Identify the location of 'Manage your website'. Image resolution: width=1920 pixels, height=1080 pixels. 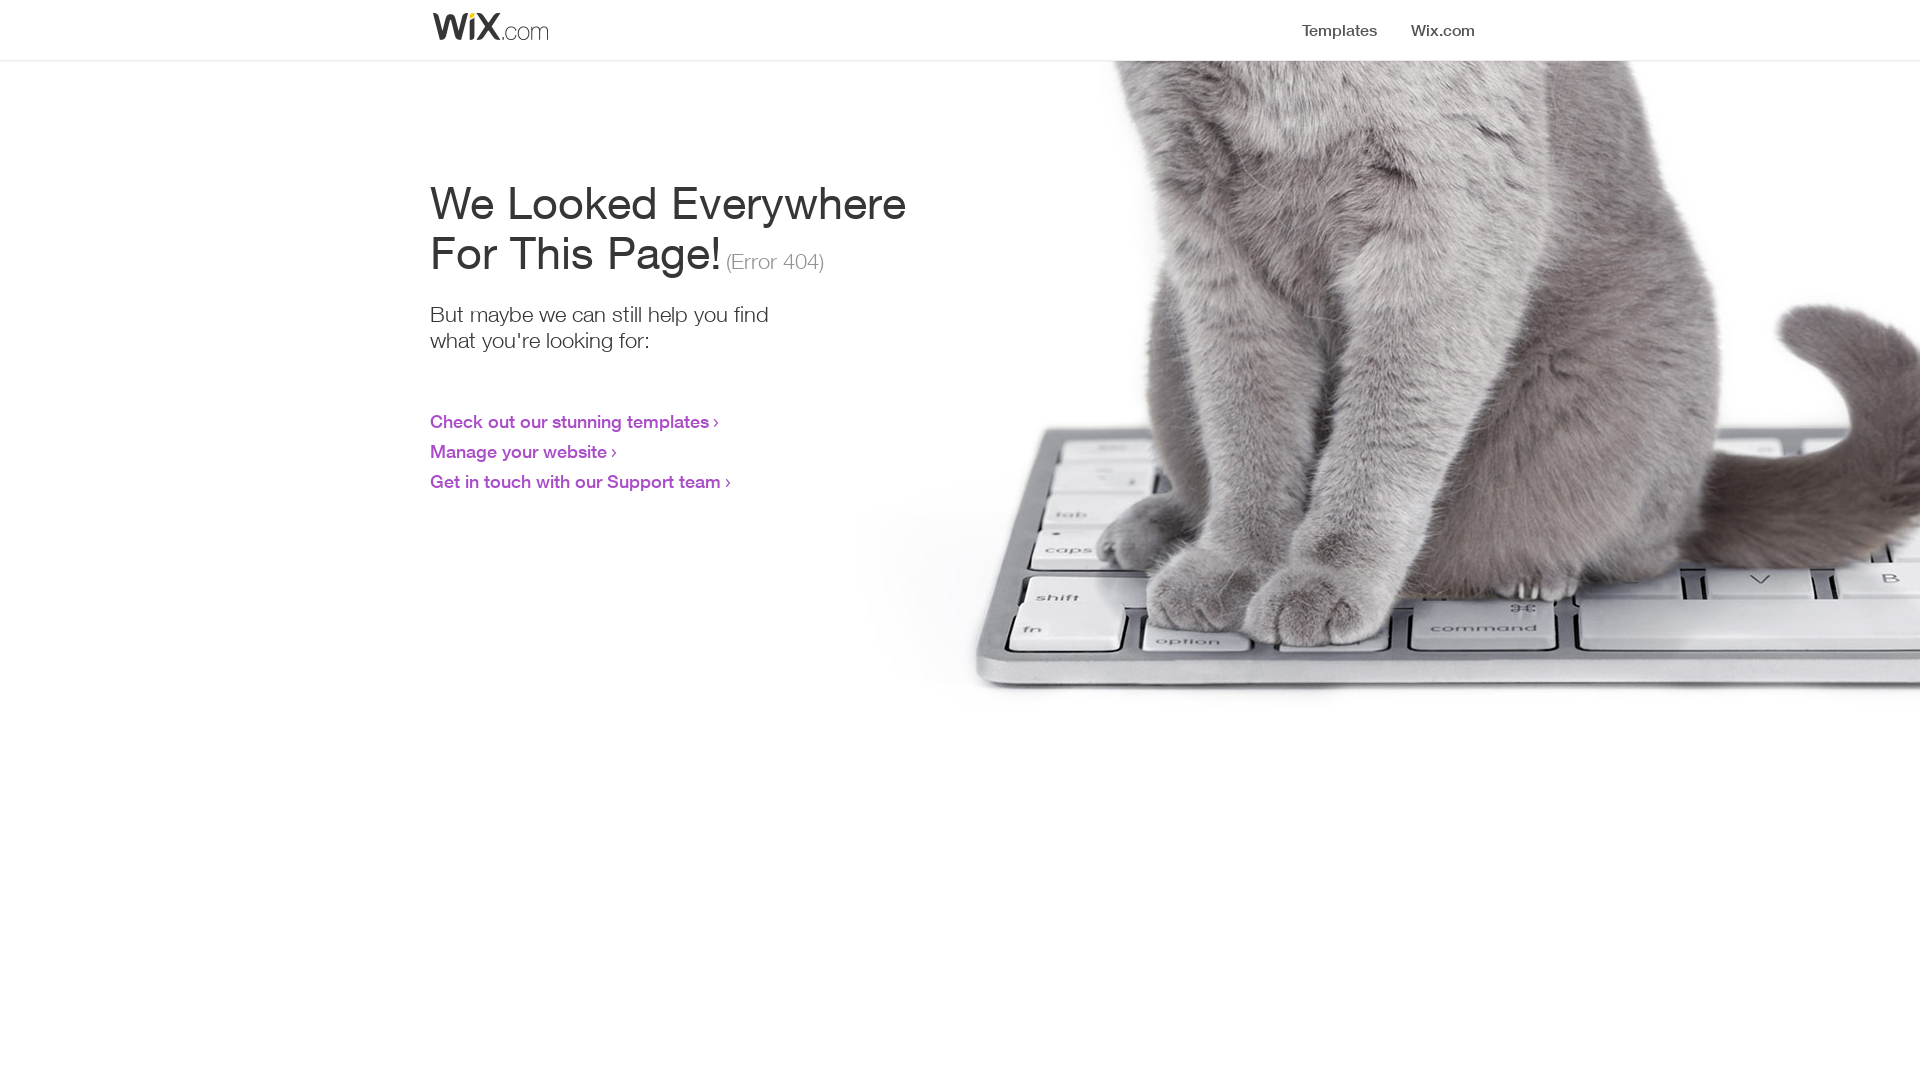
(518, 451).